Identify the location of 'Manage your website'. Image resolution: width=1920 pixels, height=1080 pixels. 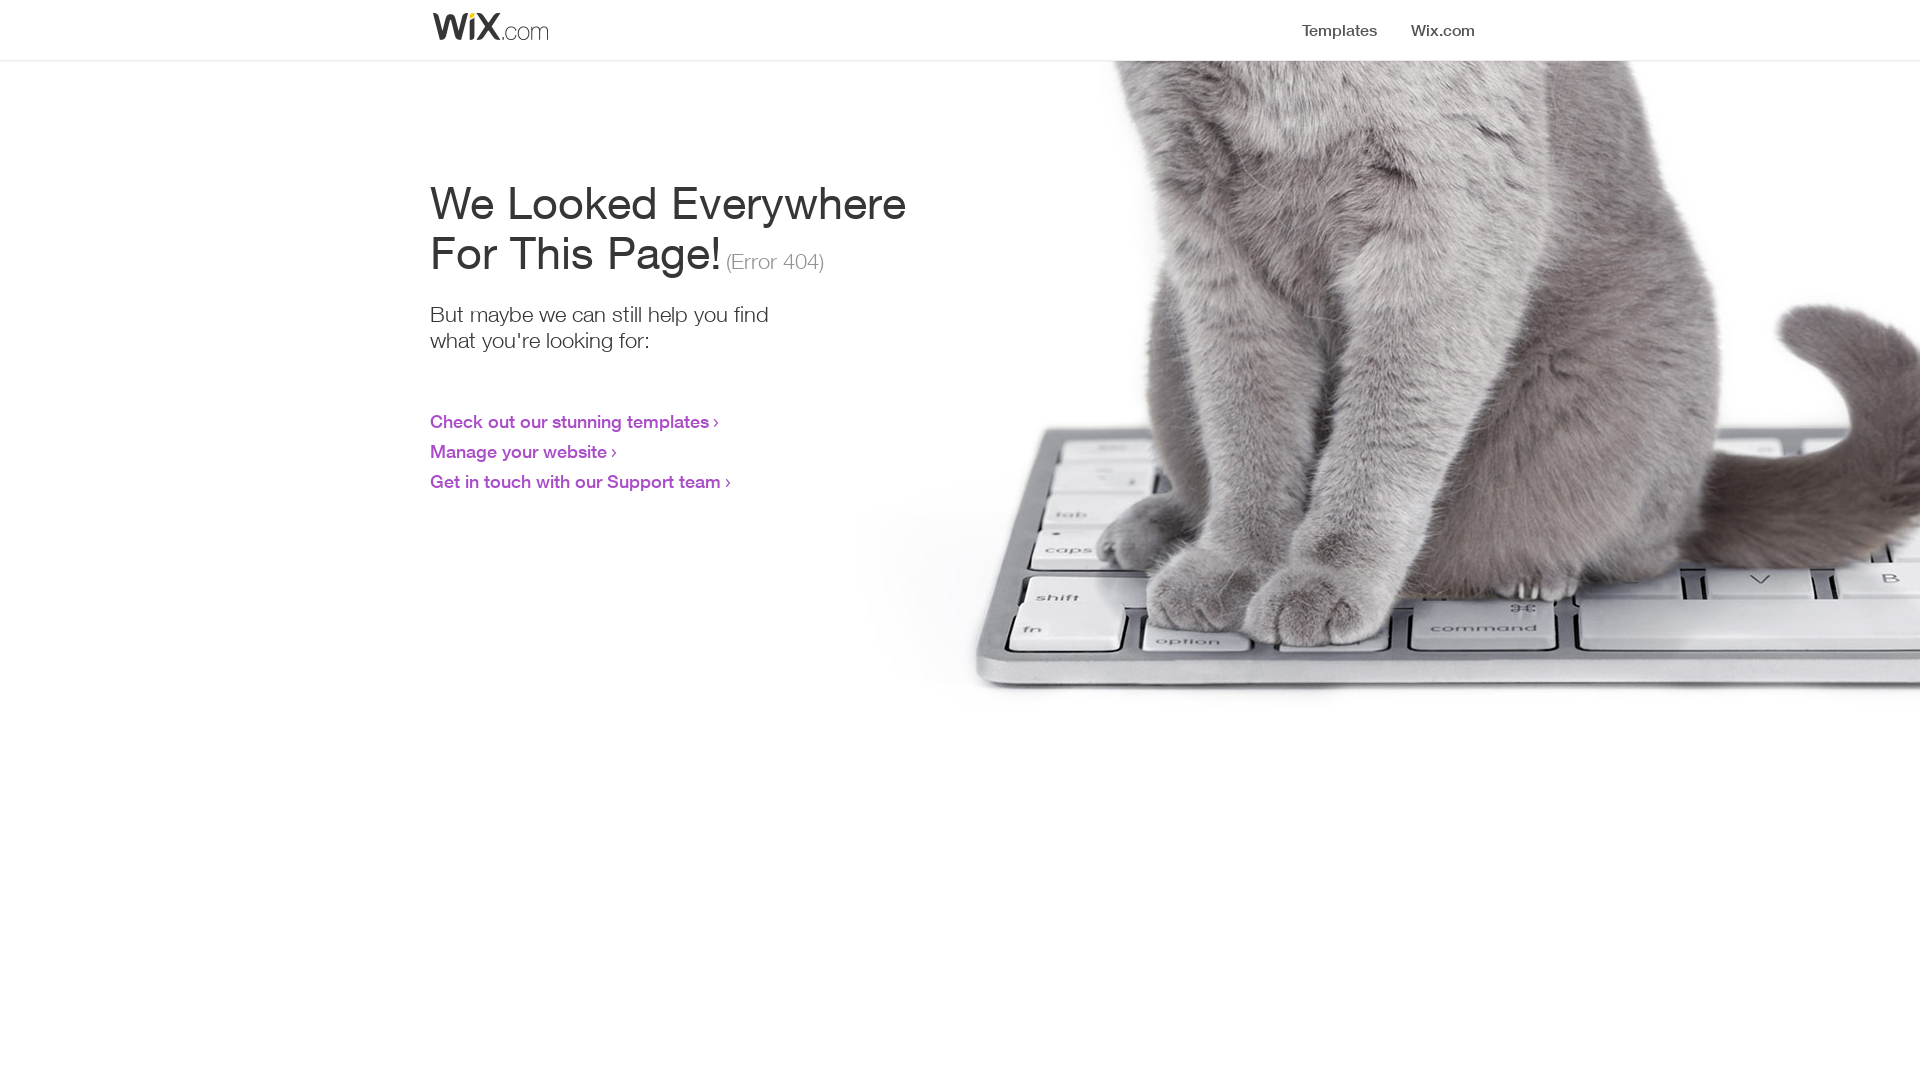
(518, 451).